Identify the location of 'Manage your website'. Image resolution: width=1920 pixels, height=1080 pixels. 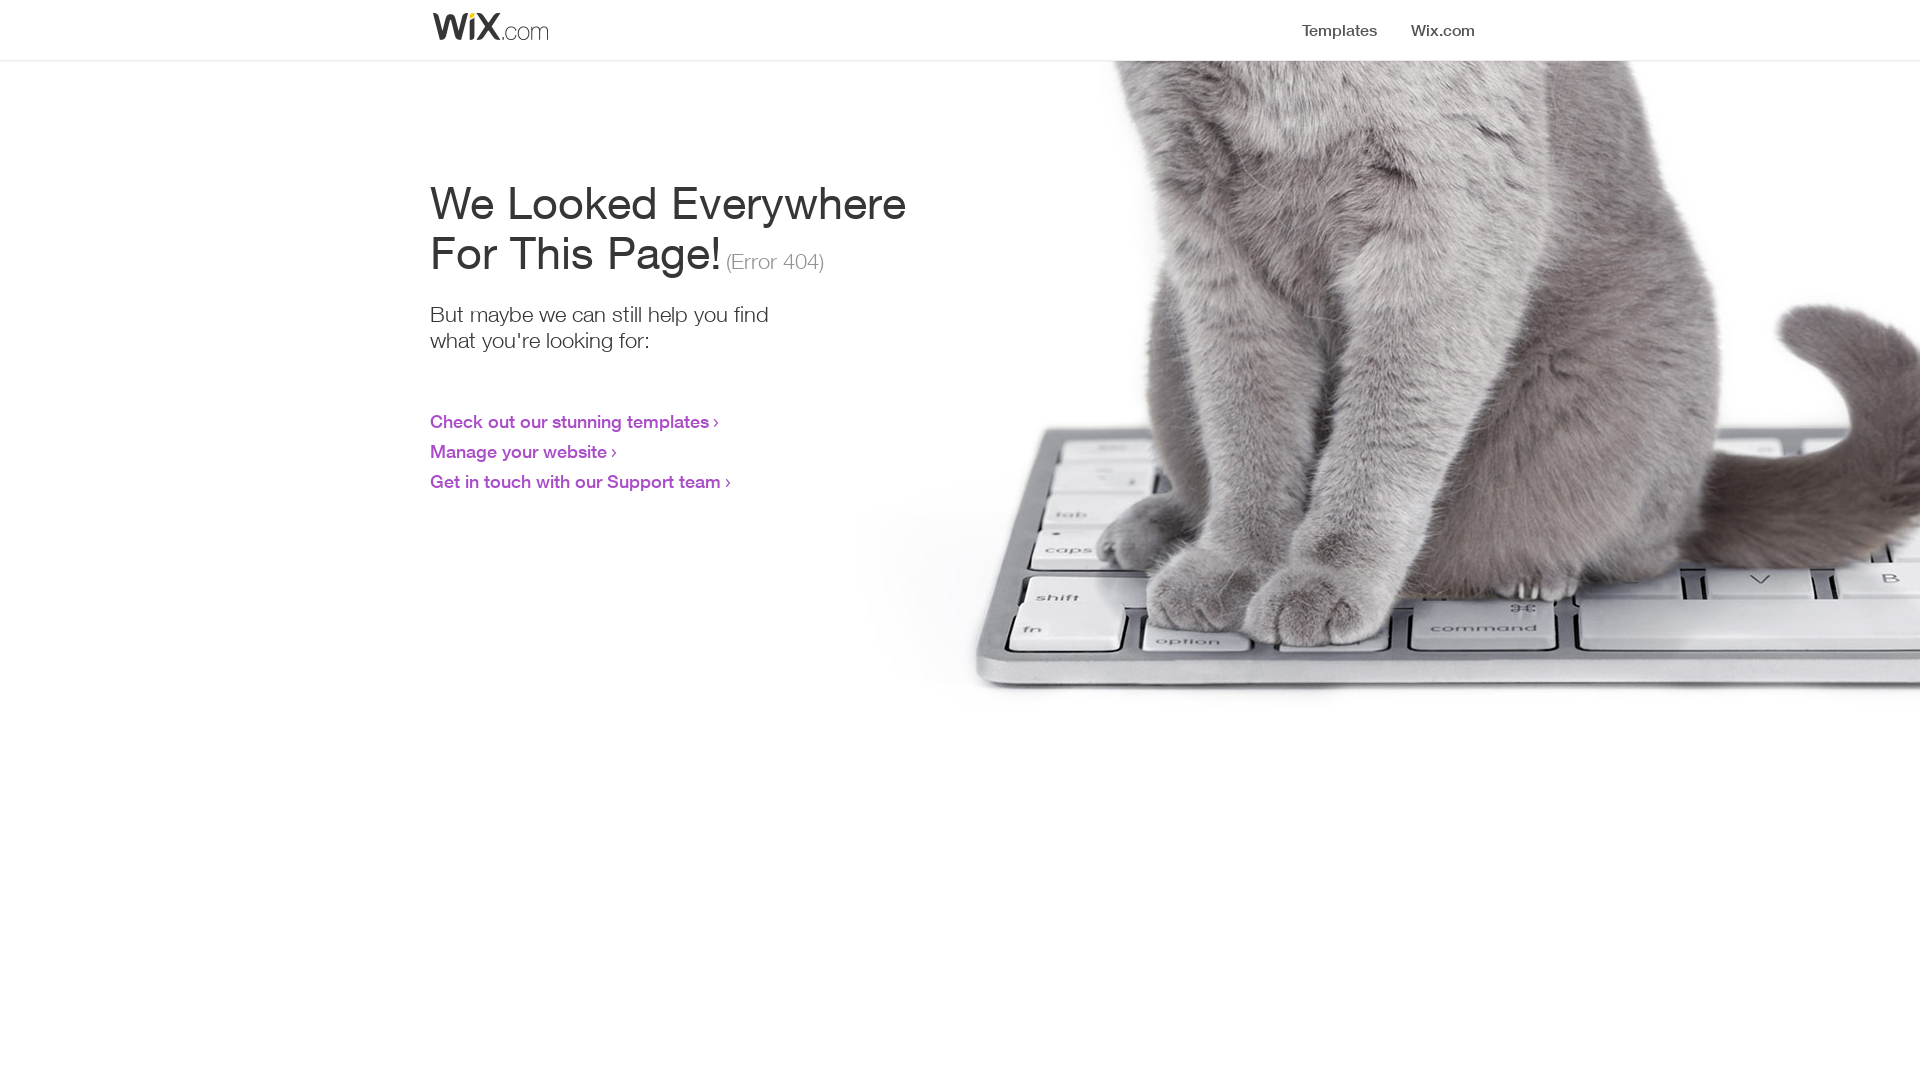
(518, 451).